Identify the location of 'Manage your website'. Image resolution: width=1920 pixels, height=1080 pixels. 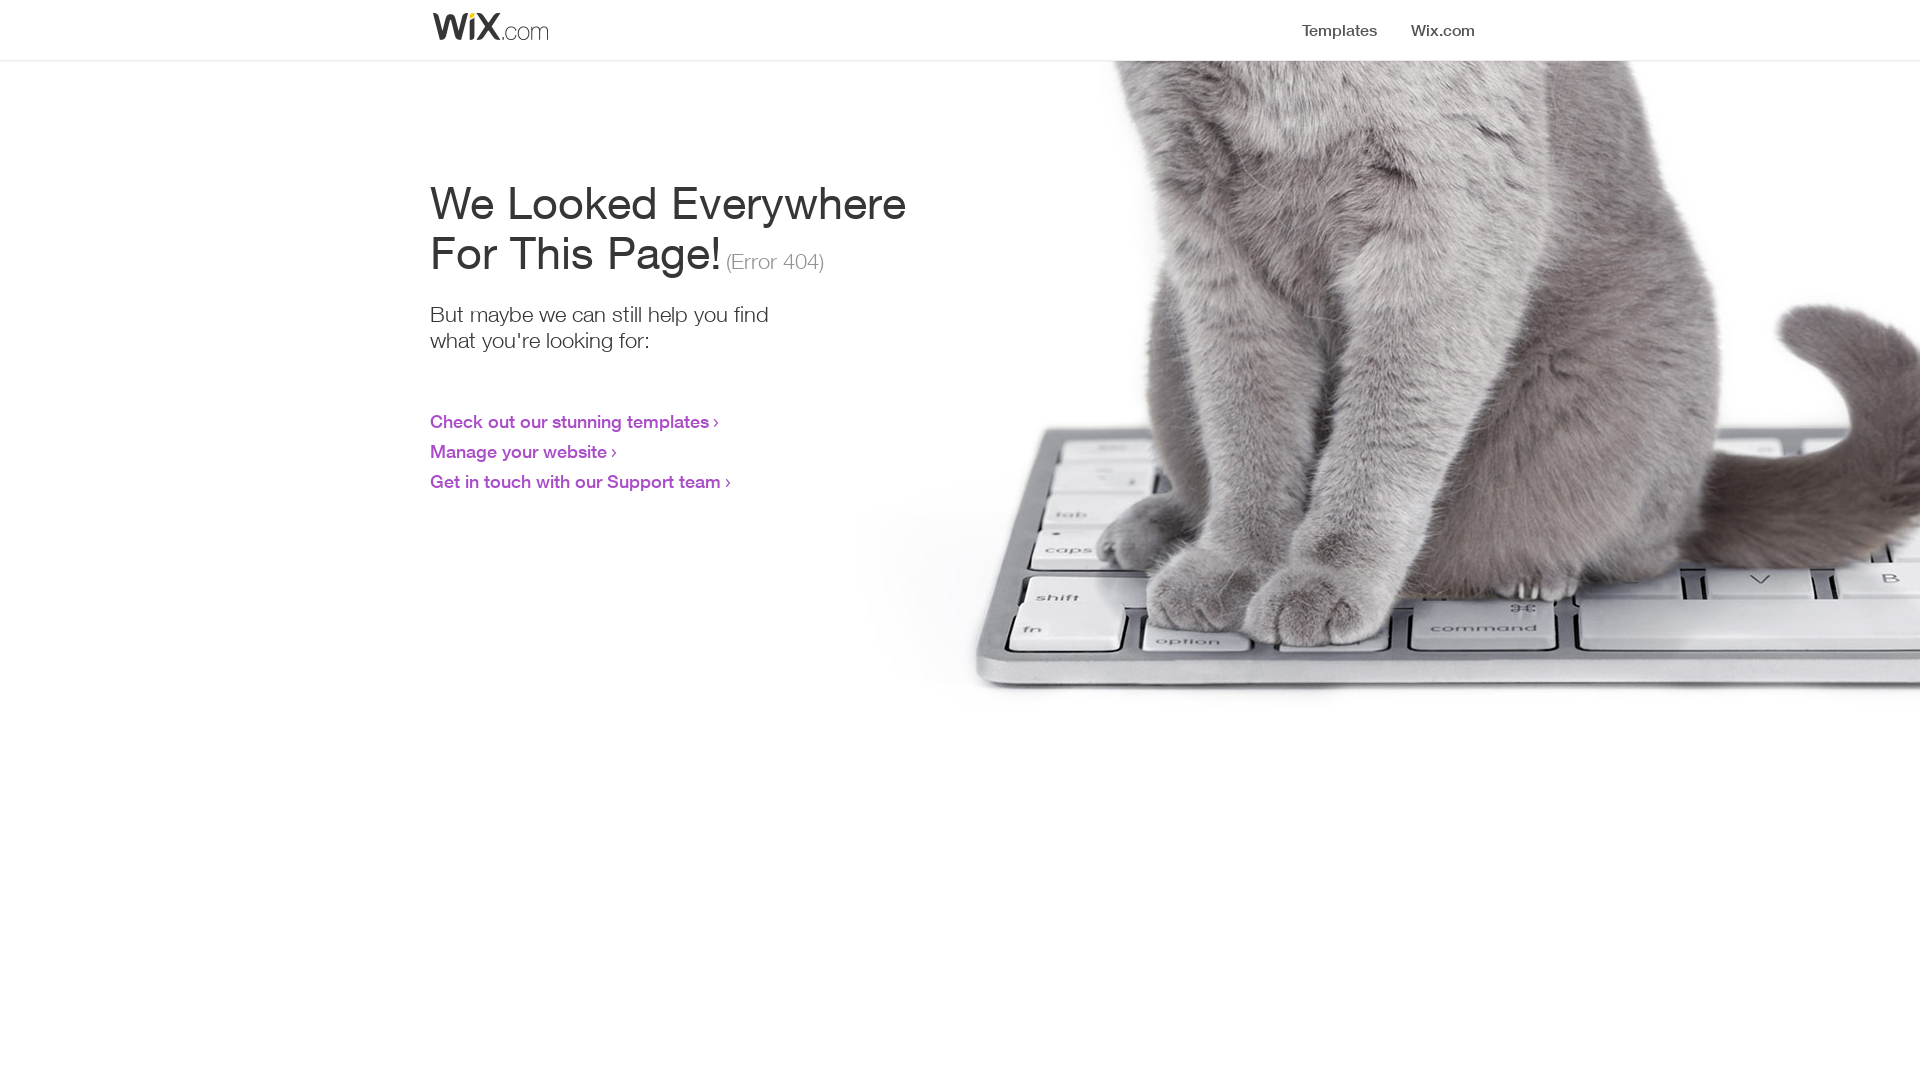
(518, 451).